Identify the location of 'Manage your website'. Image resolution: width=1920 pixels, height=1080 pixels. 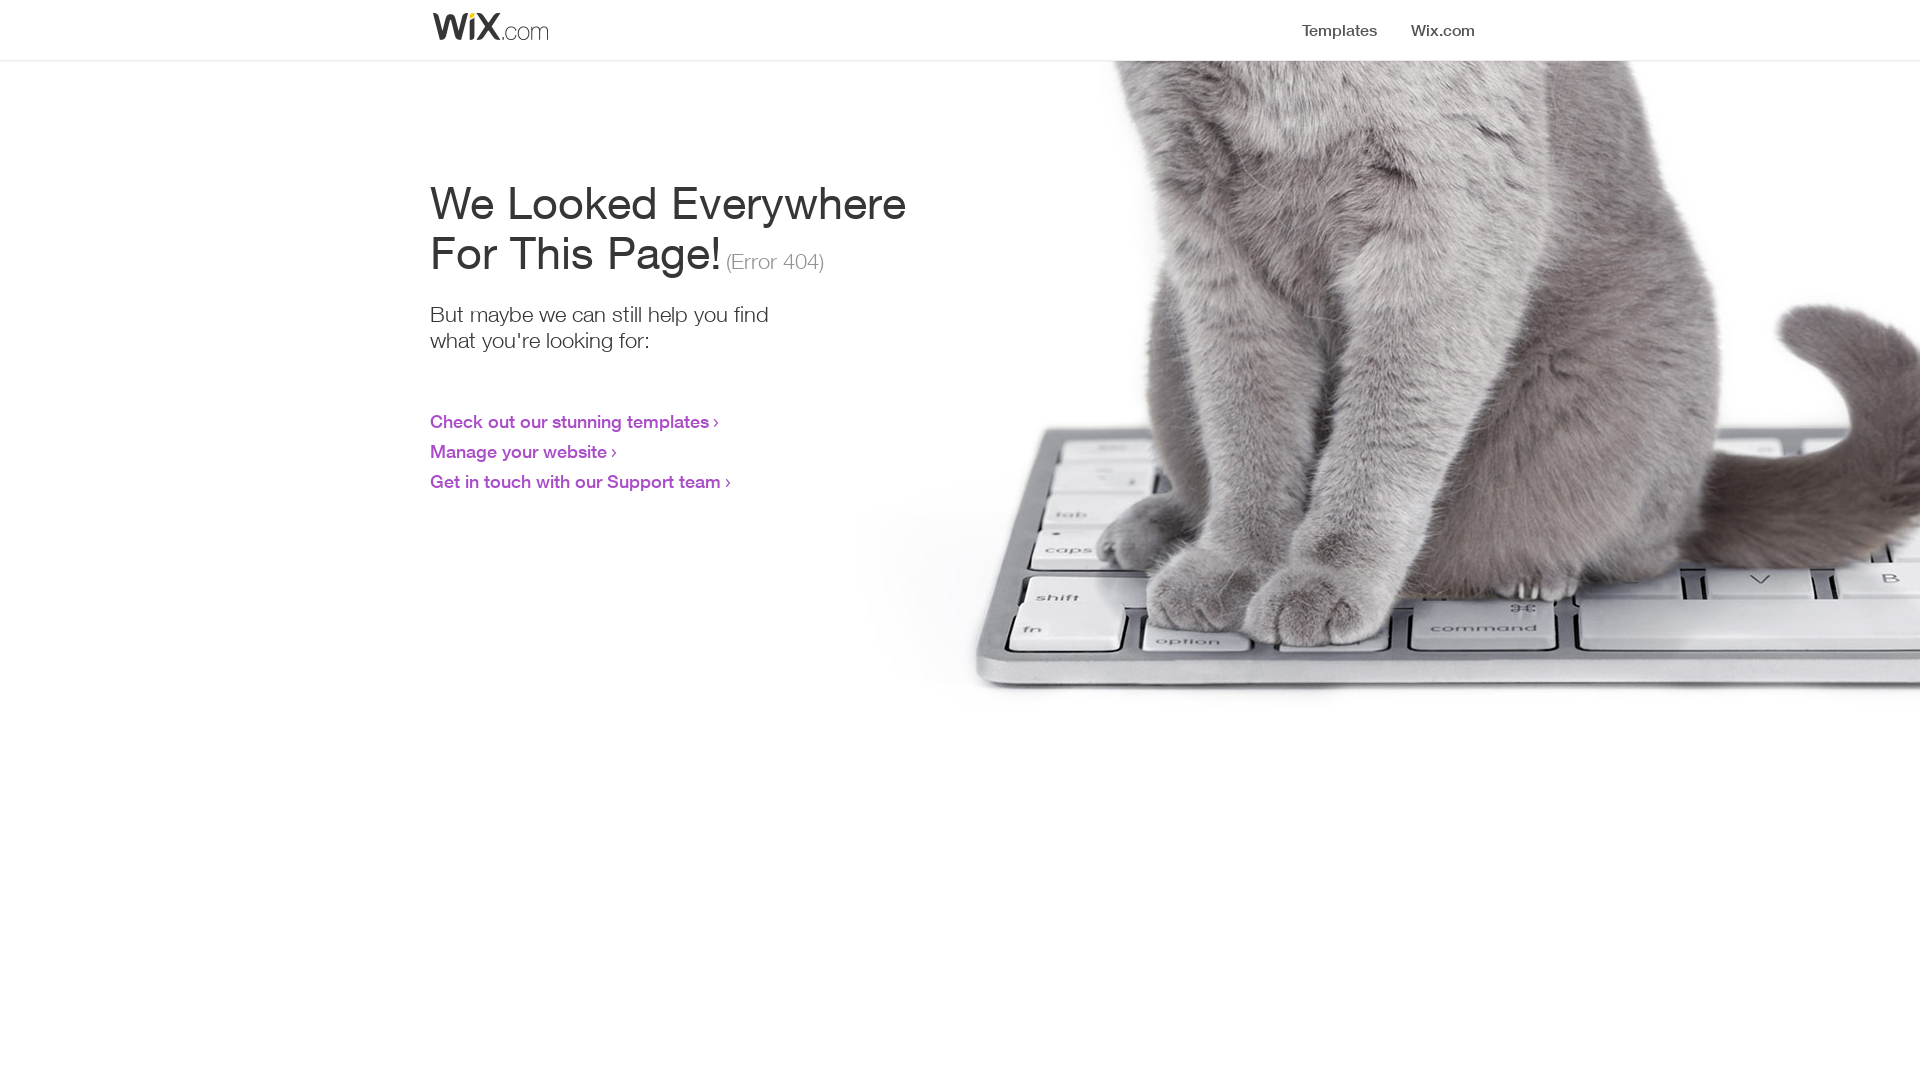
(518, 451).